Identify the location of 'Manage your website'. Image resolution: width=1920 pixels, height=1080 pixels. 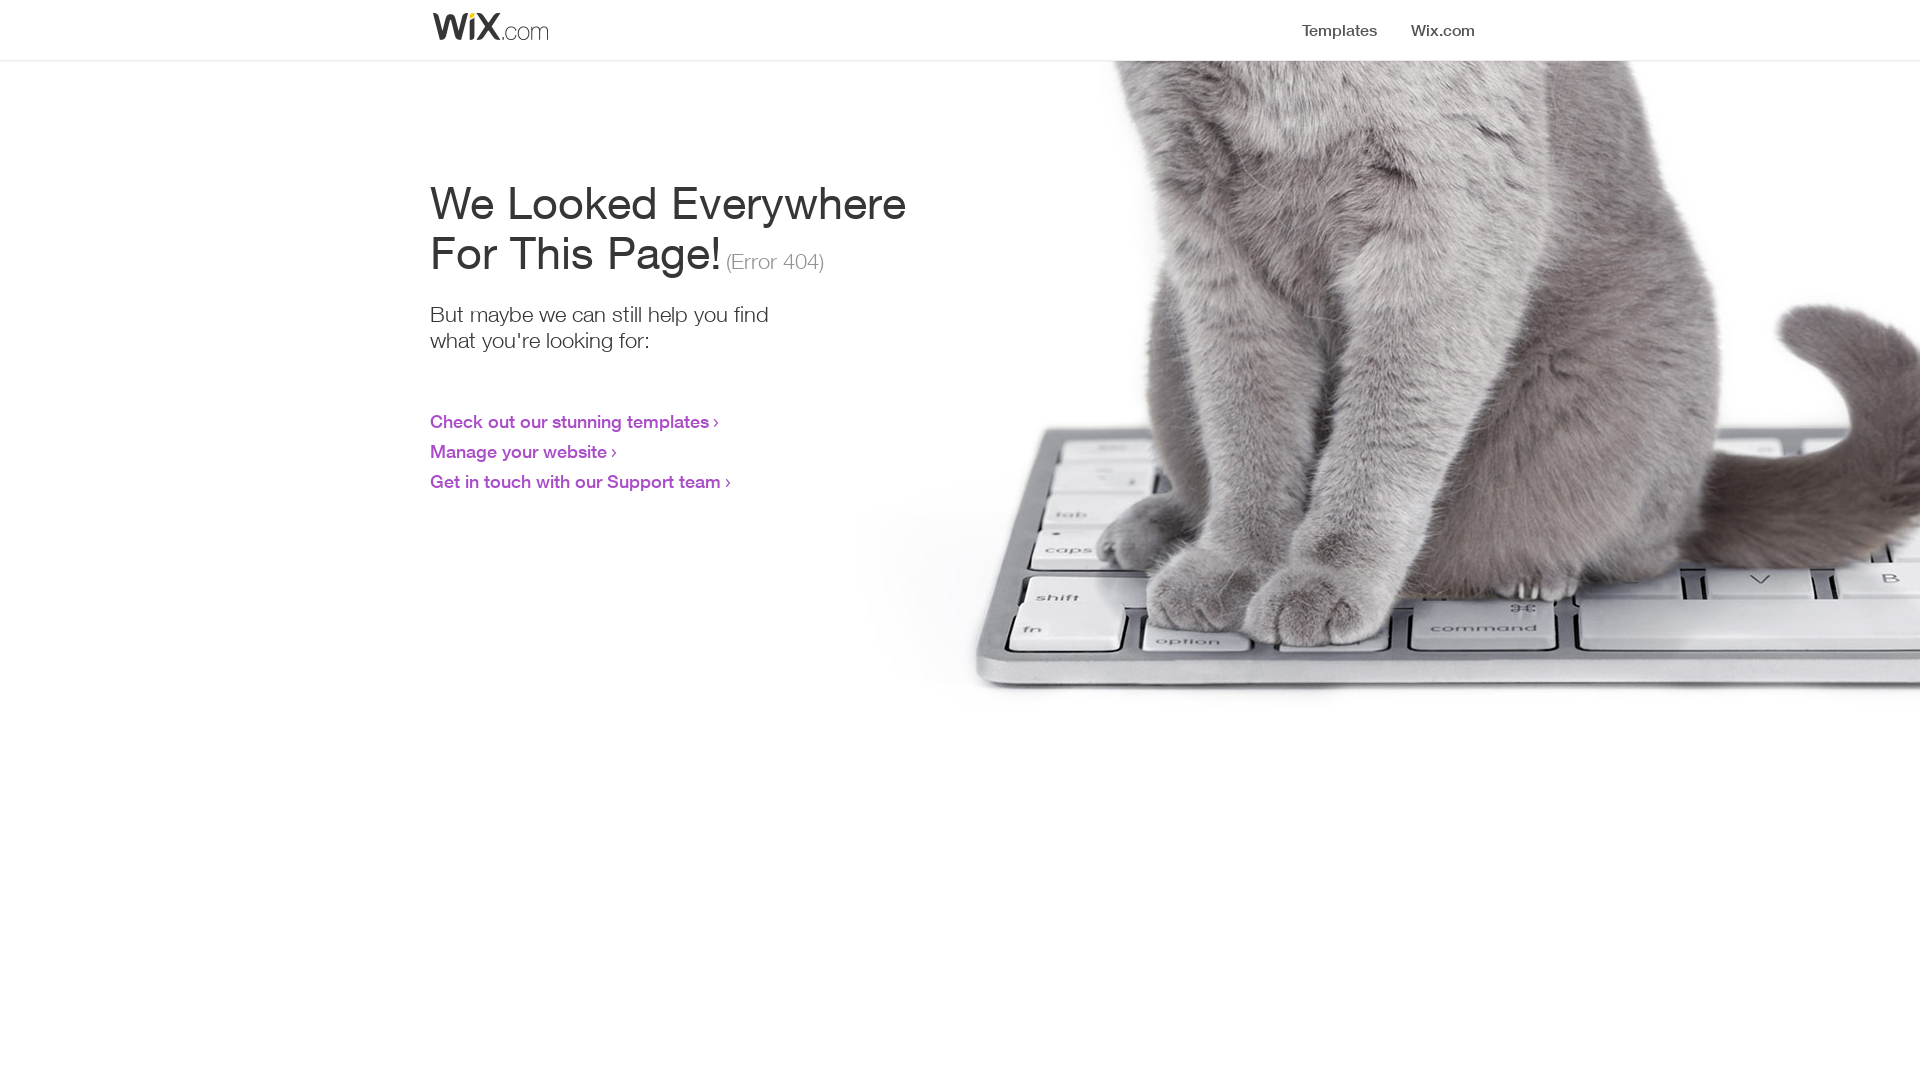
(518, 451).